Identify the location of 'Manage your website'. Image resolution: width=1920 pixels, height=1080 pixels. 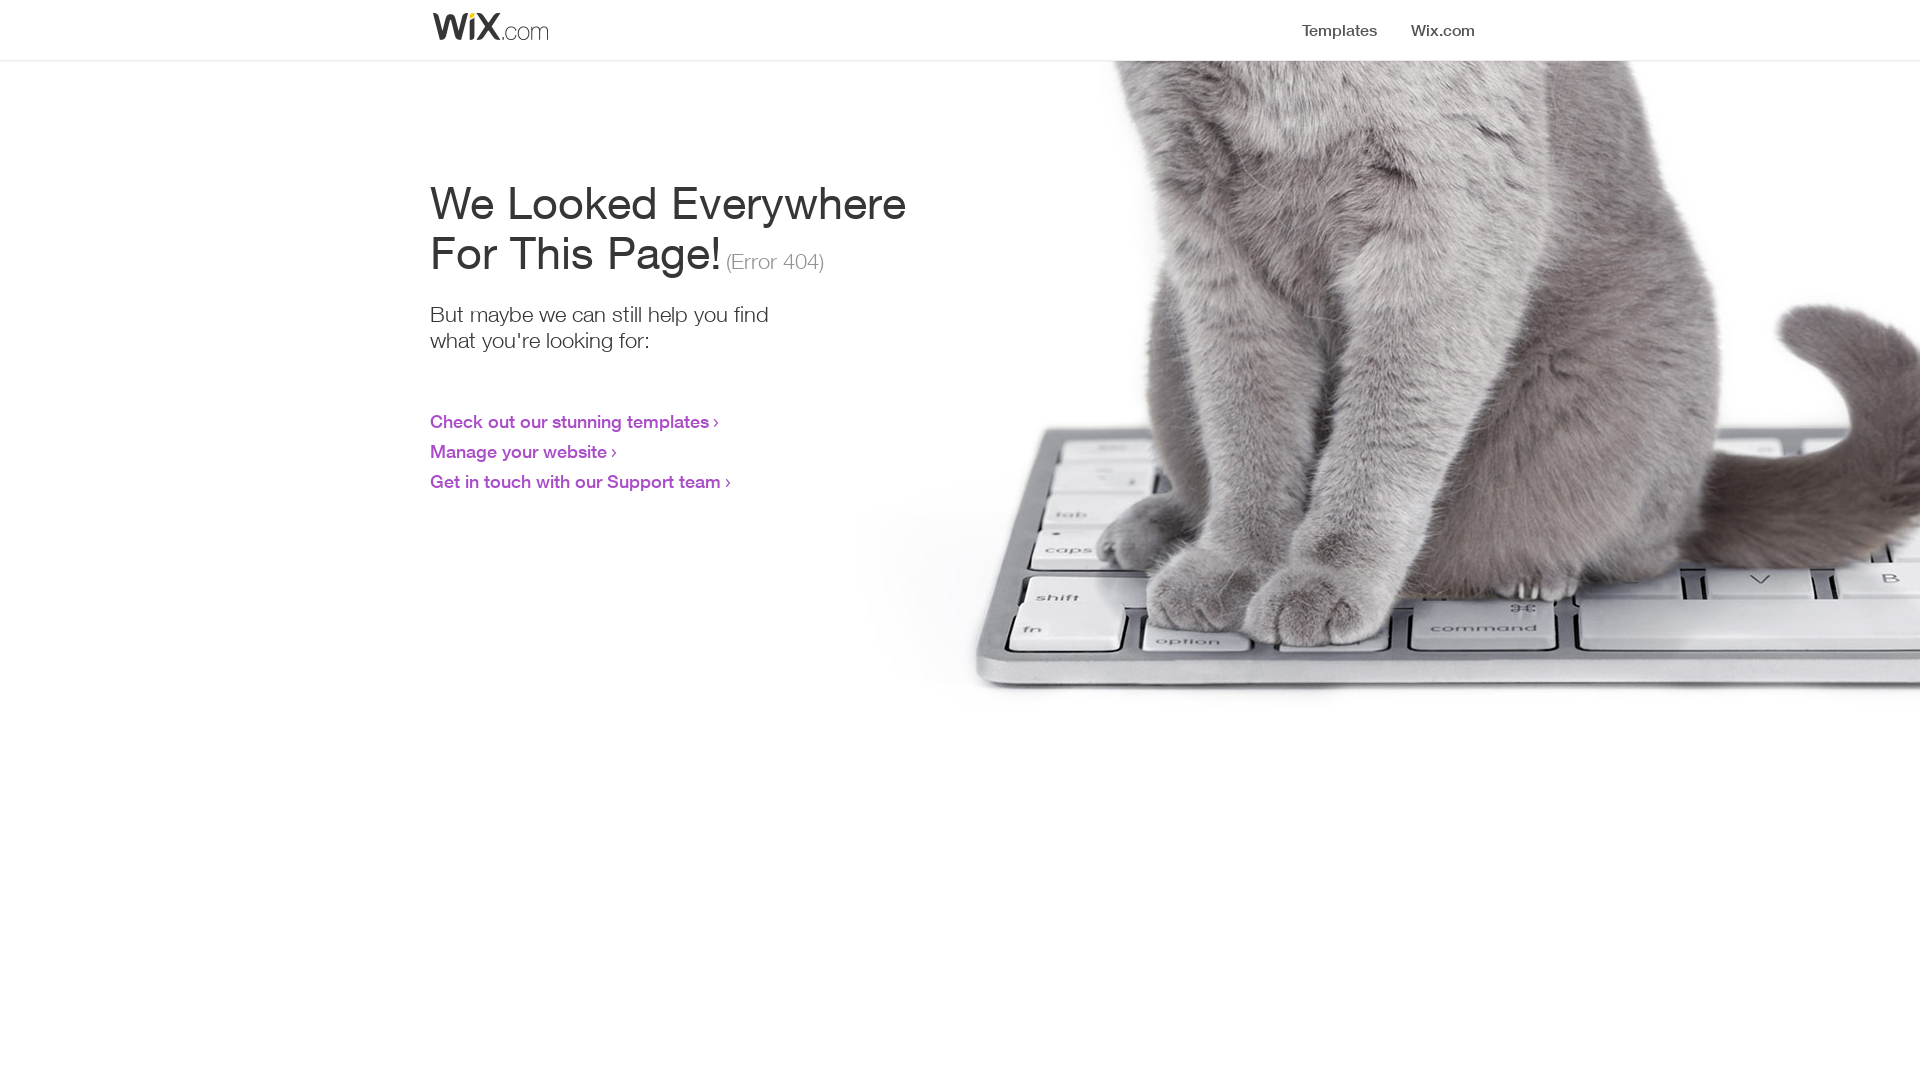
(518, 451).